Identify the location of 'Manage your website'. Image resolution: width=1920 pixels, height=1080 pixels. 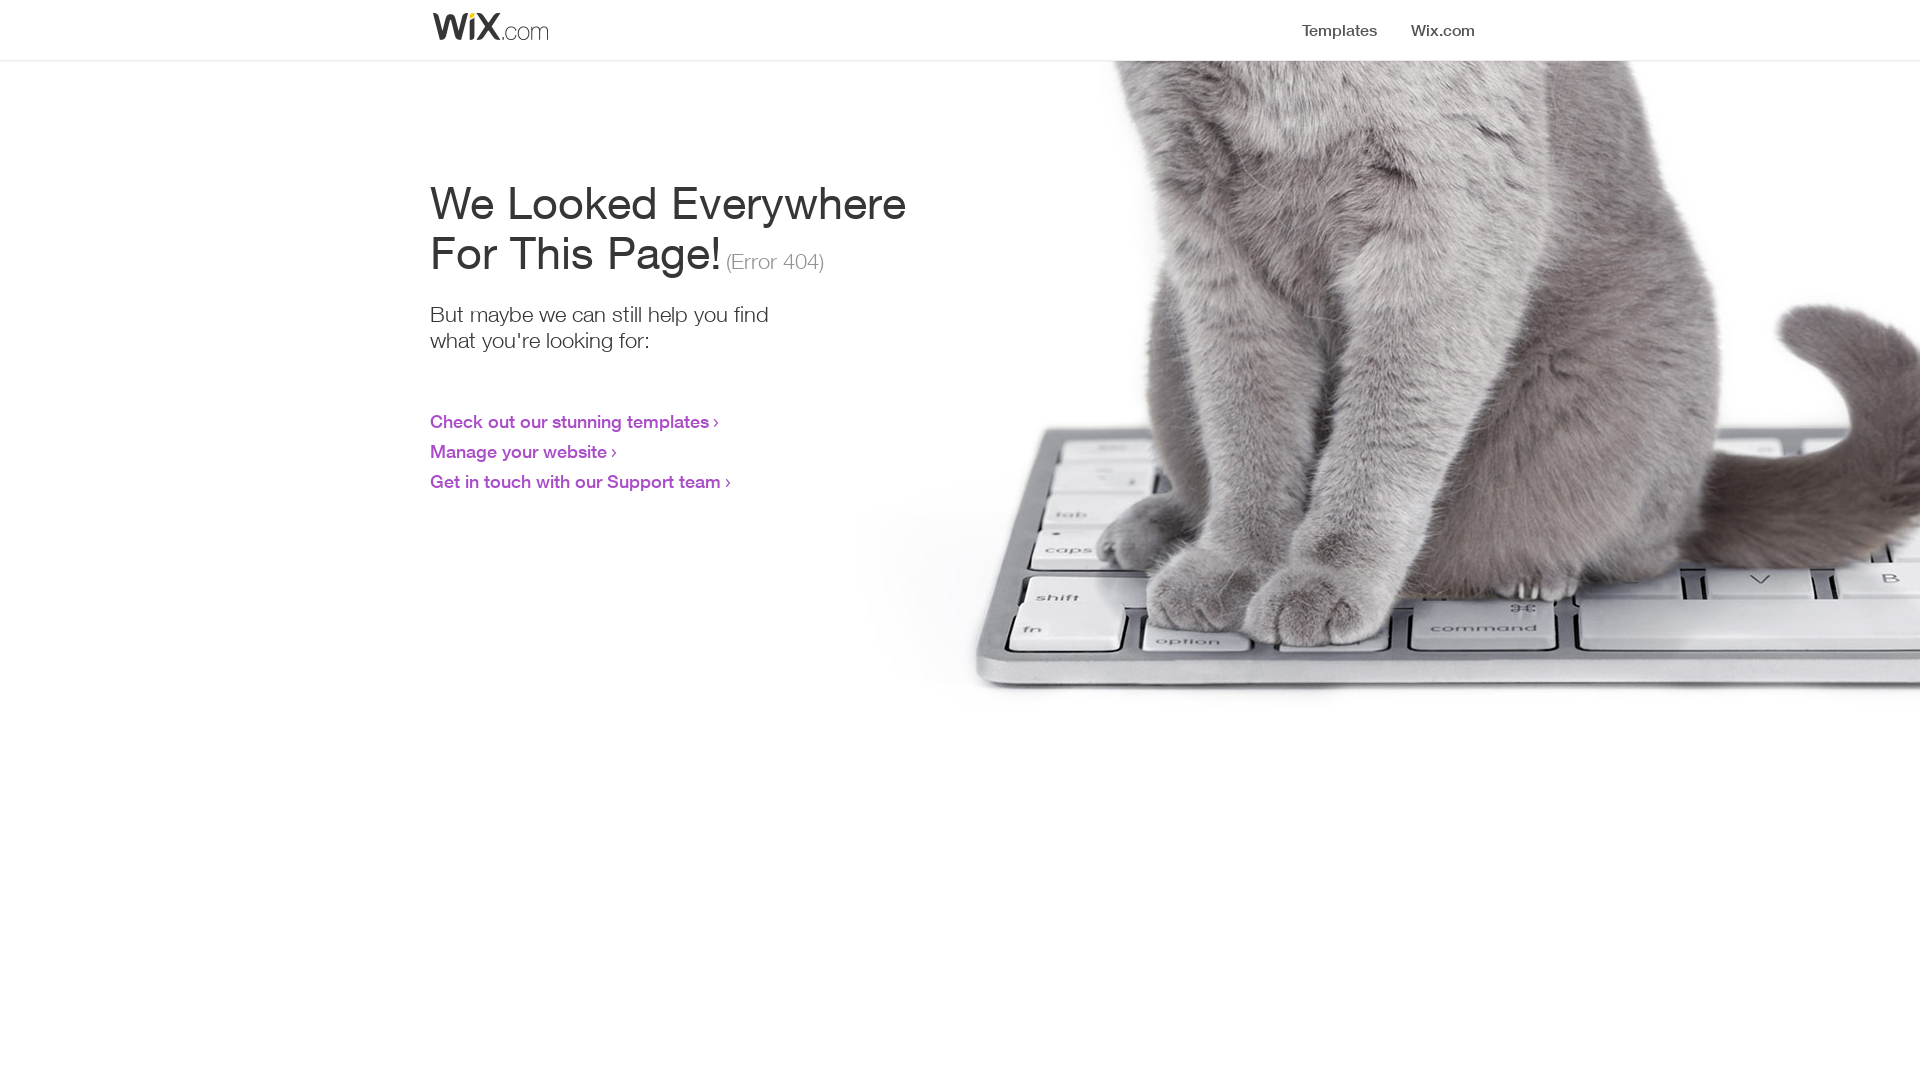
(518, 451).